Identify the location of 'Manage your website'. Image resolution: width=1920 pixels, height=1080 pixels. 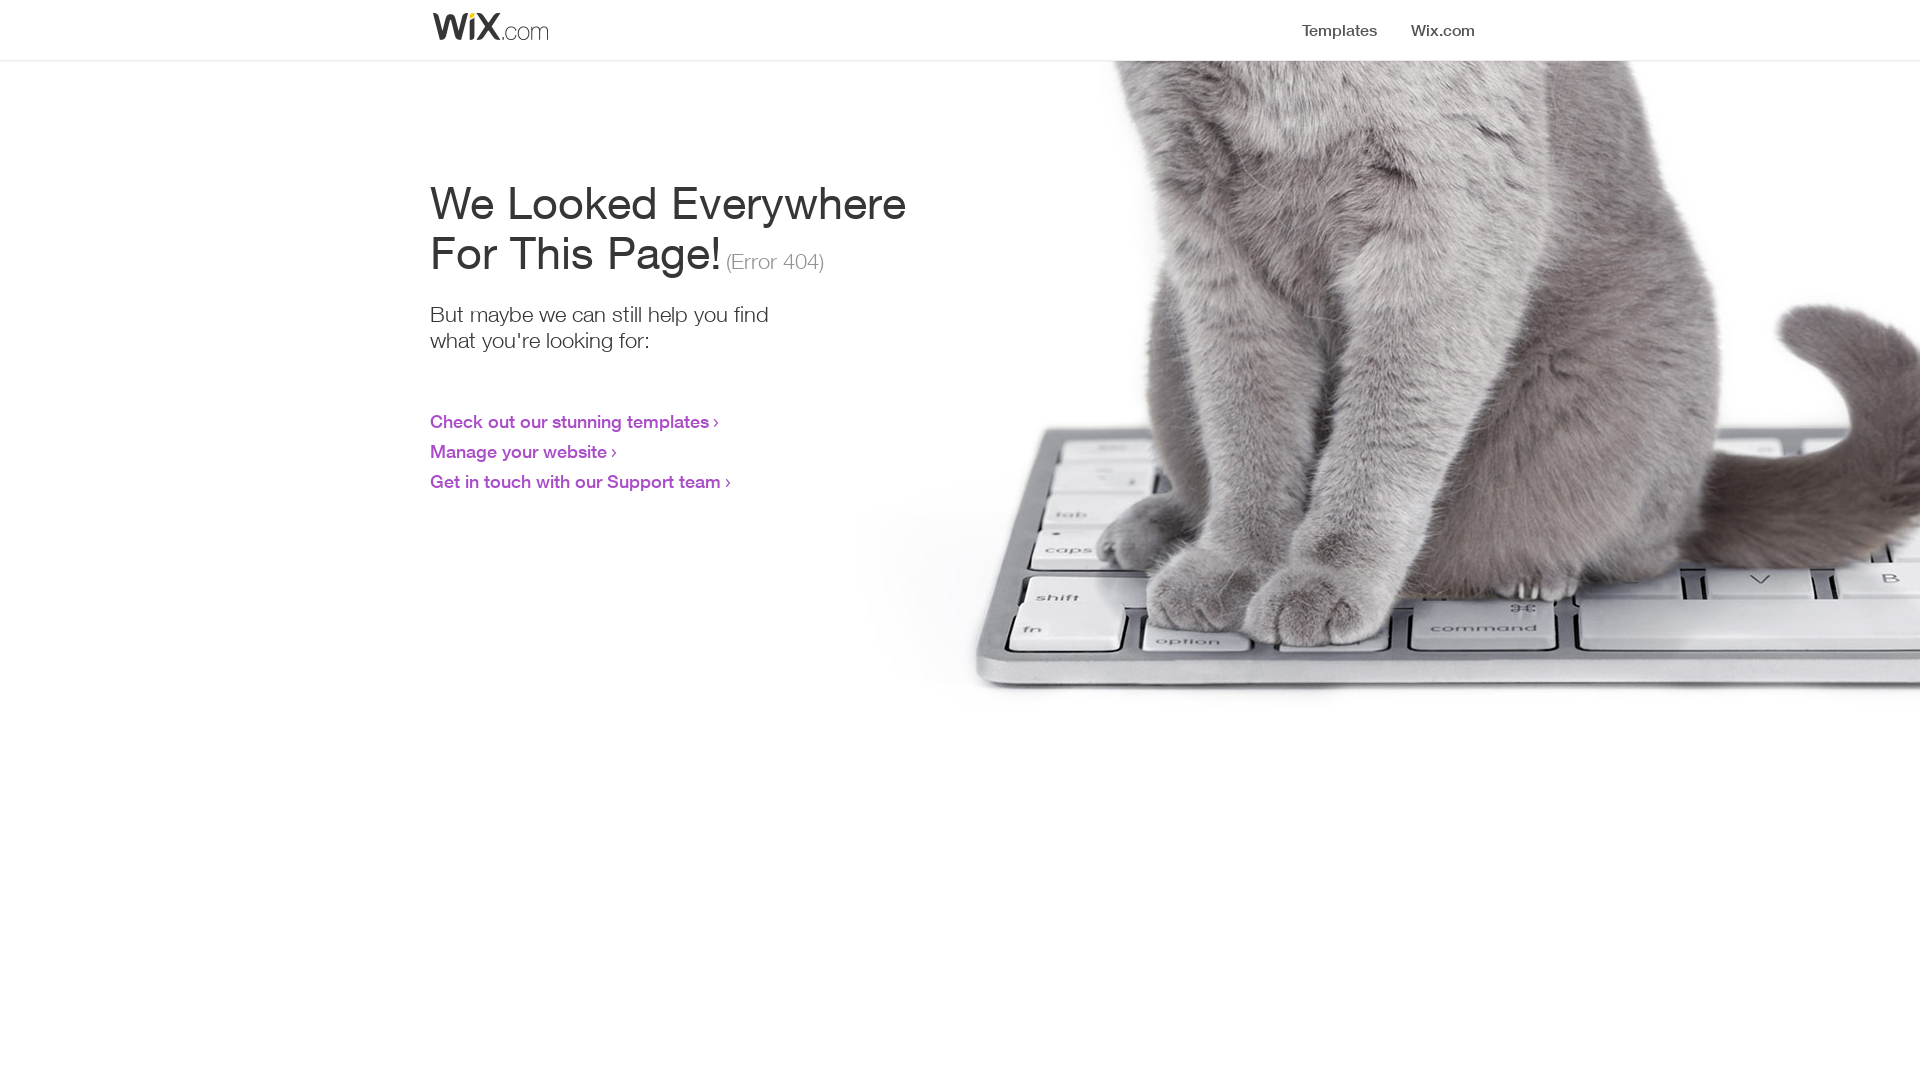
(518, 451).